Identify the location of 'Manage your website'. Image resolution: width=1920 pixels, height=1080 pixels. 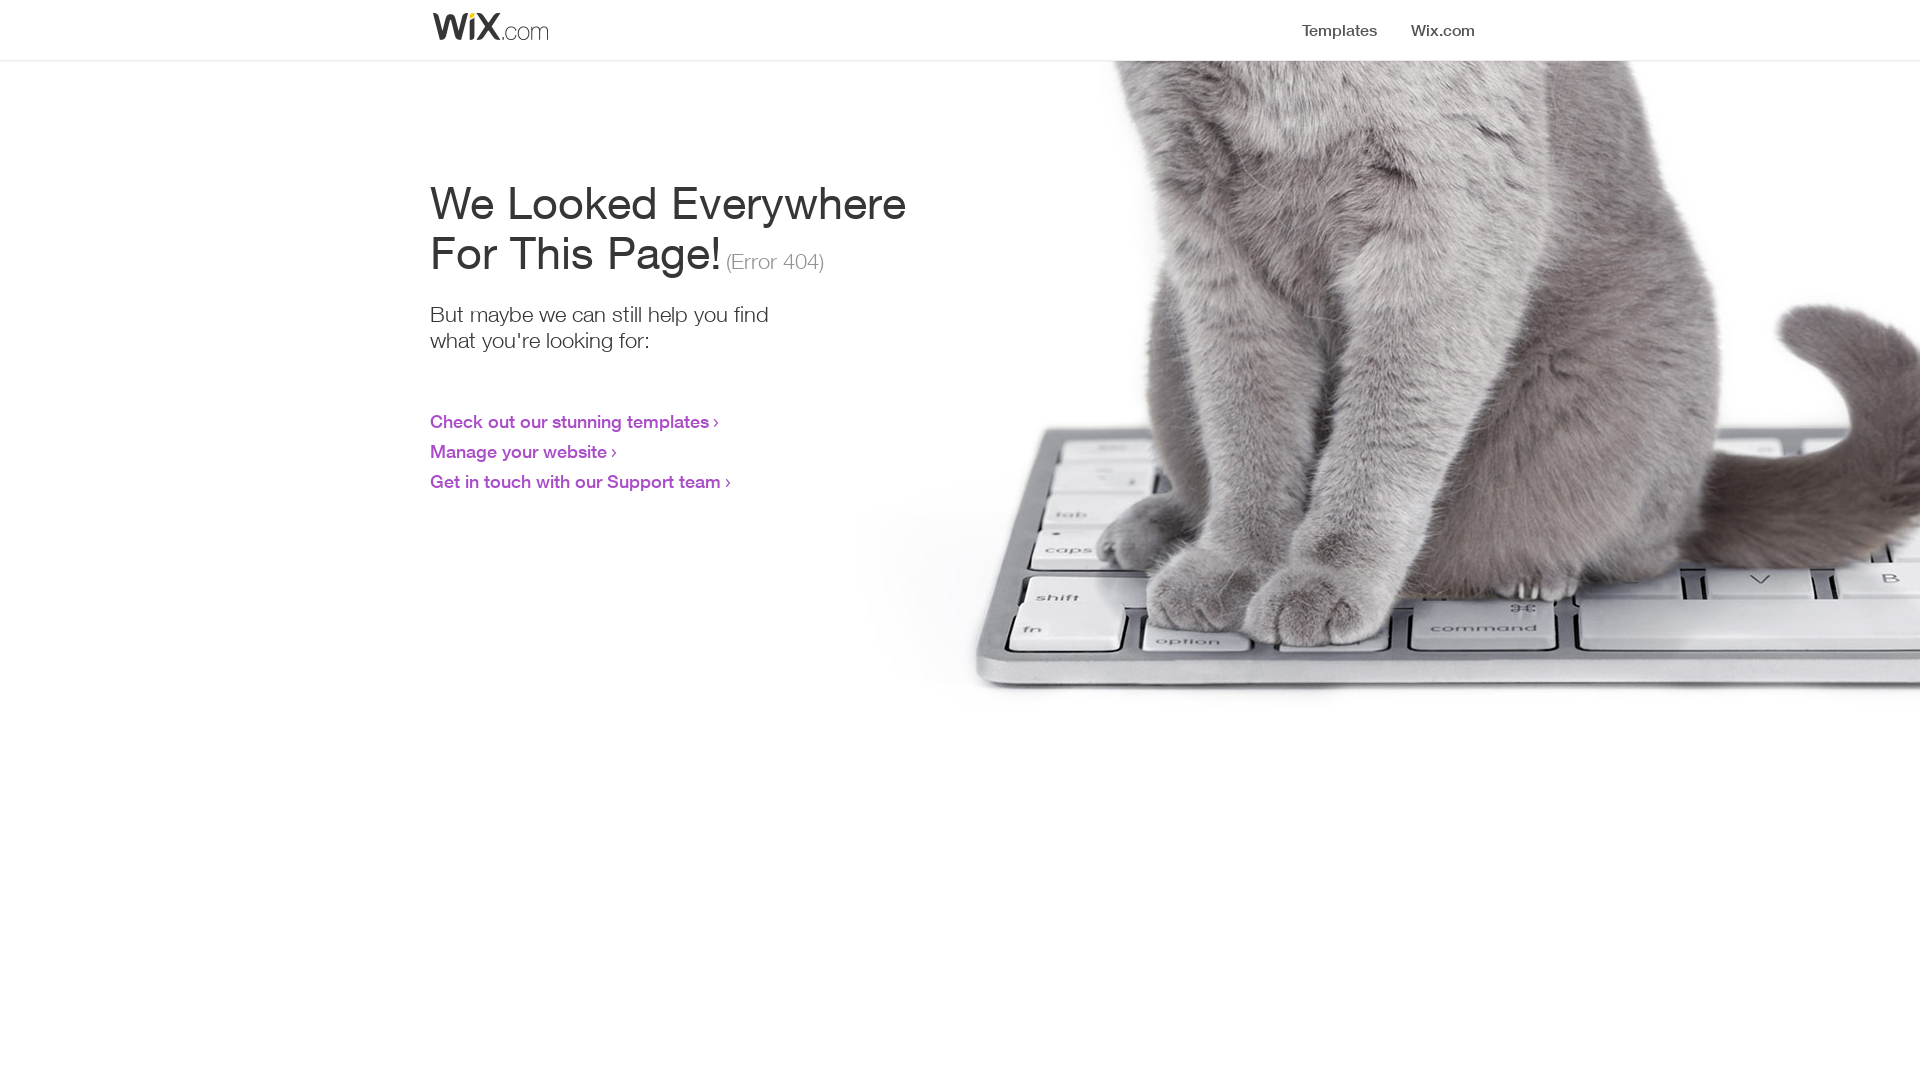
(518, 451).